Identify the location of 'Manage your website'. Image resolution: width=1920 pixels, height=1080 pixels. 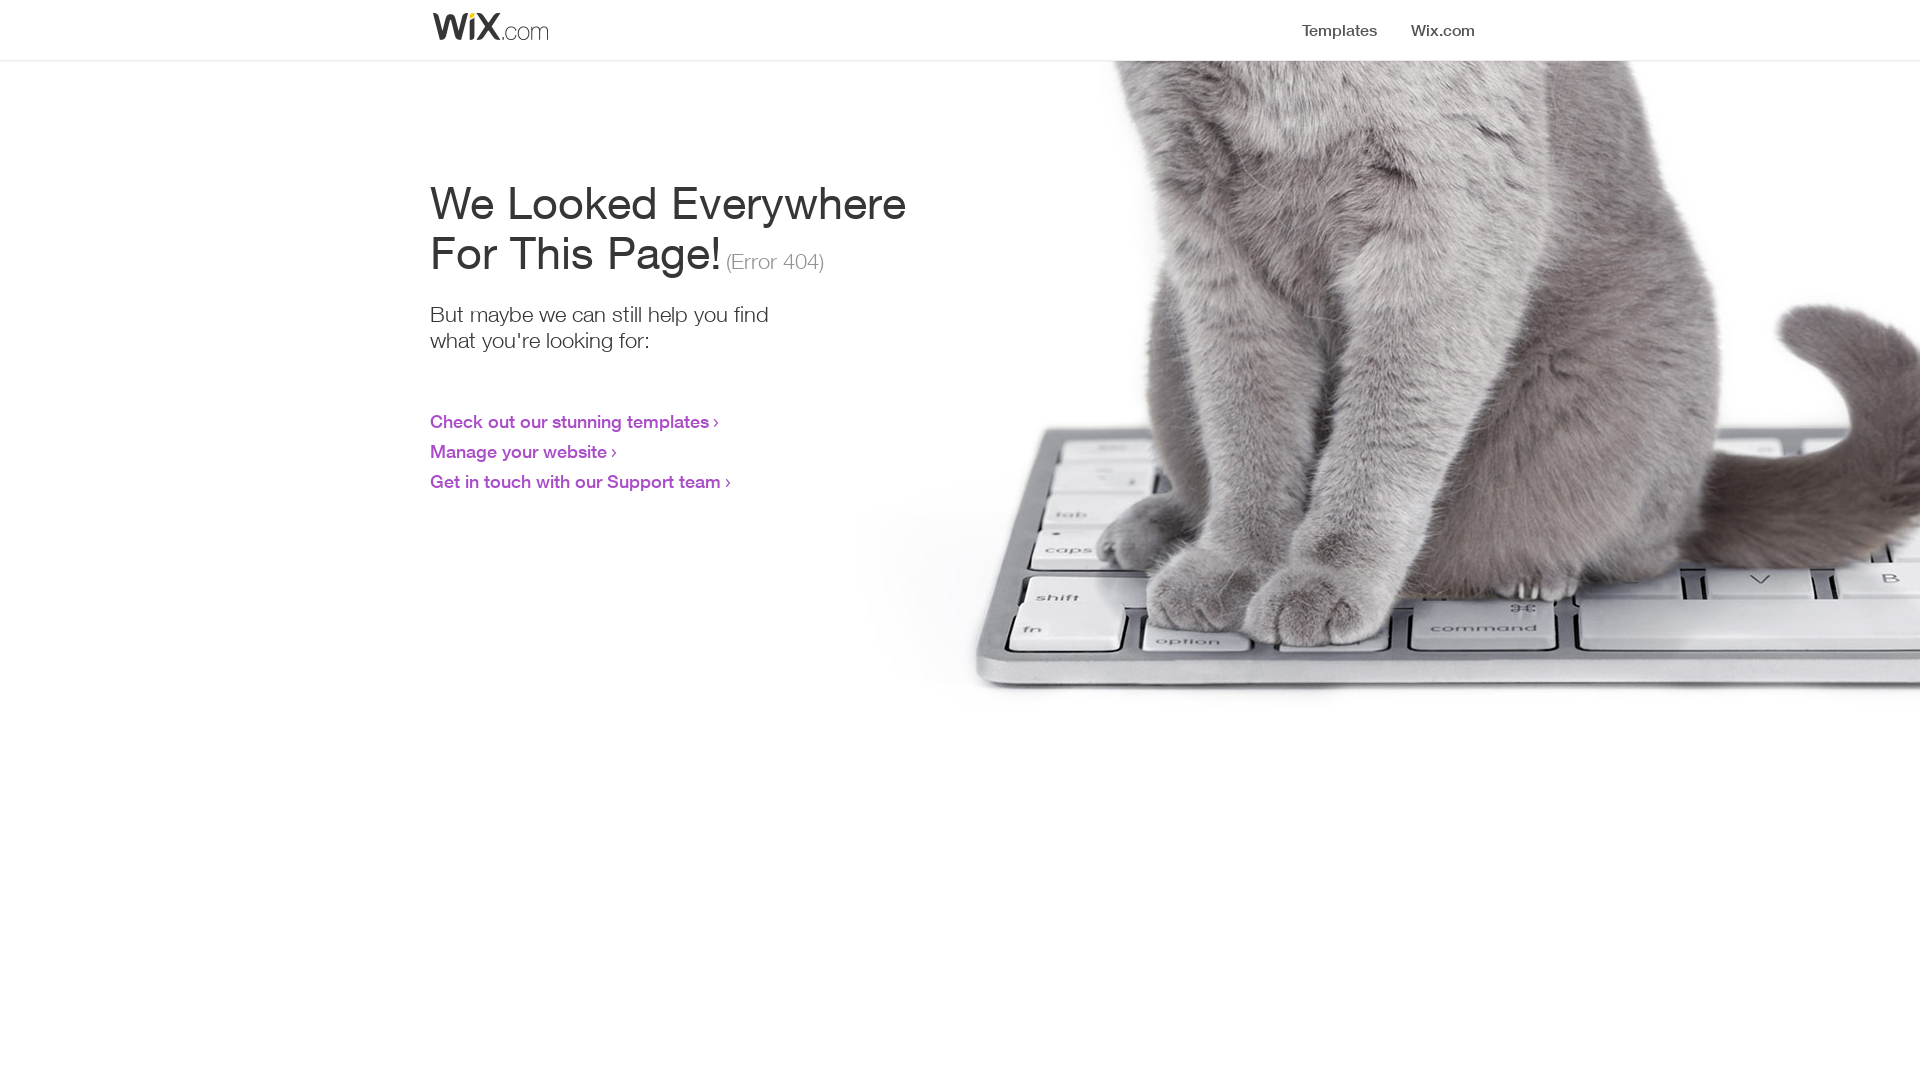
(518, 451).